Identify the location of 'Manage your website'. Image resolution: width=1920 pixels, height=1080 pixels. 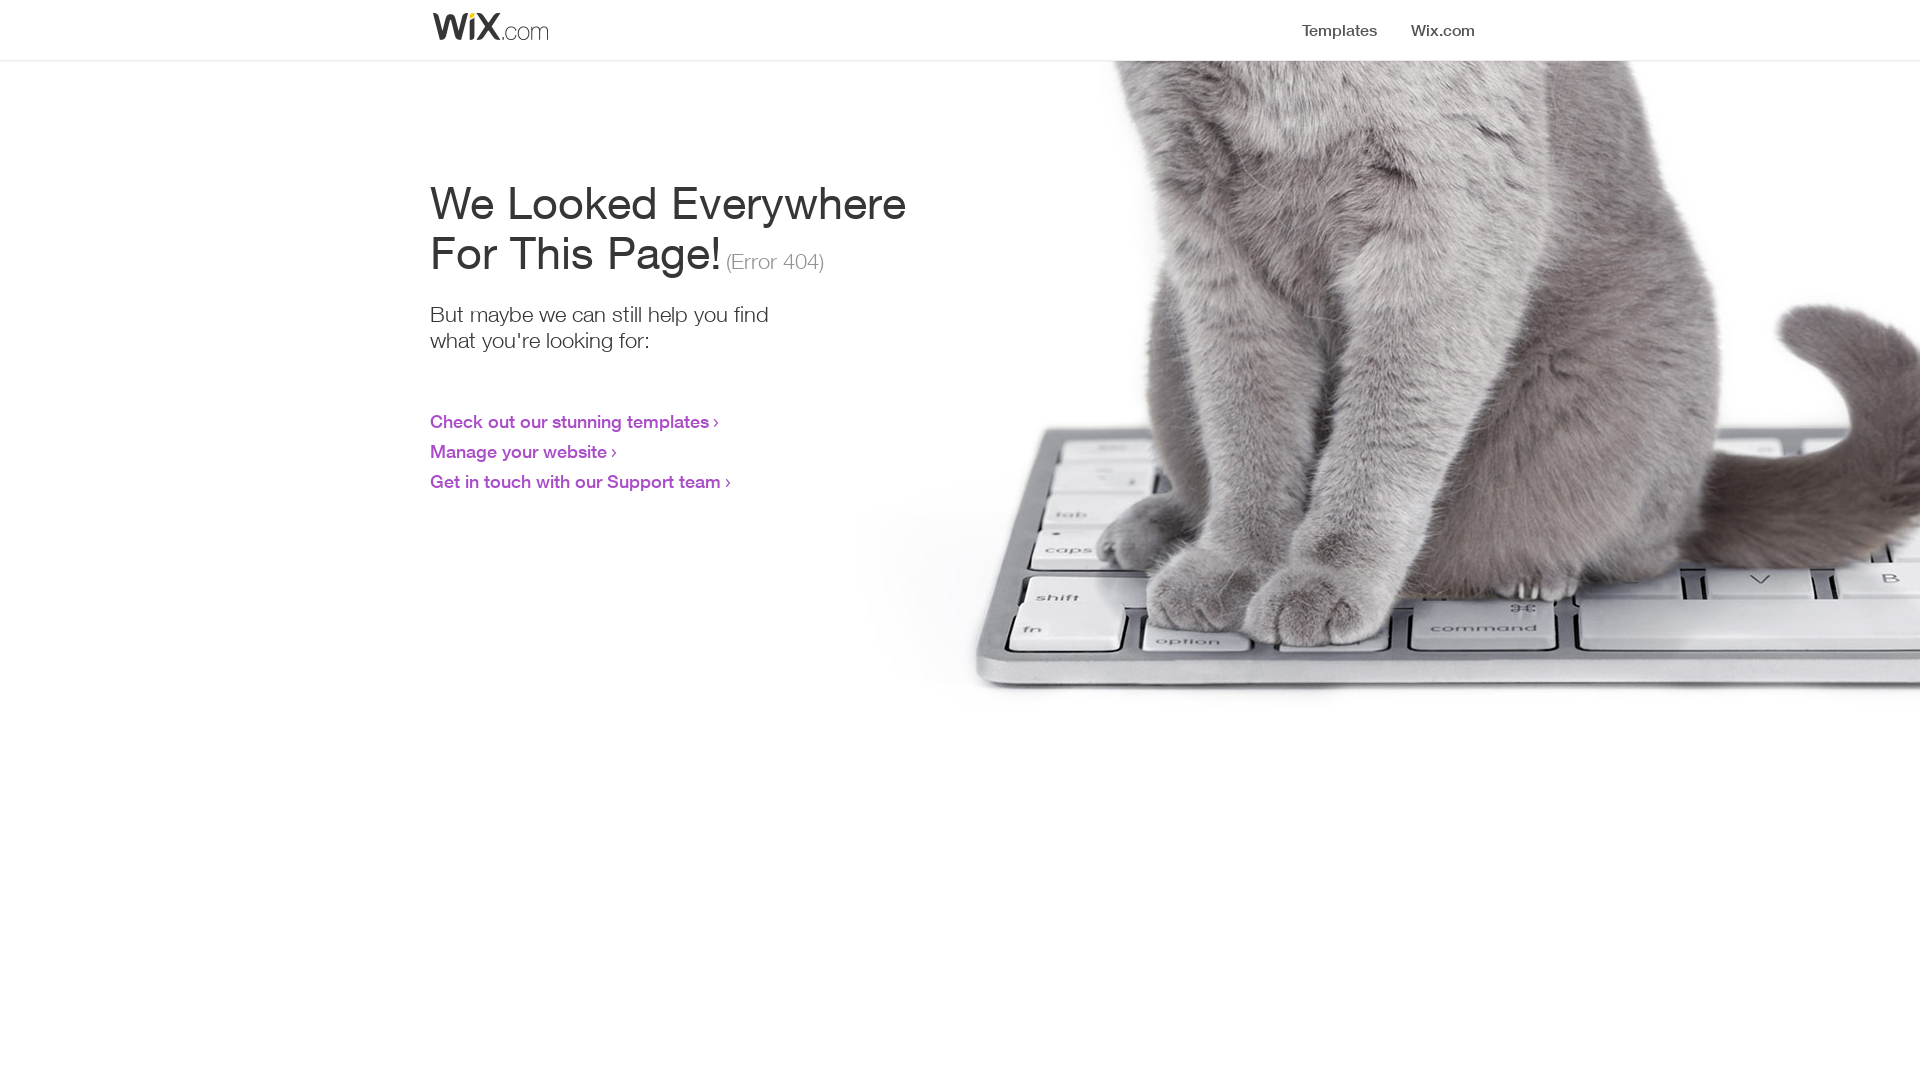
(518, 451).